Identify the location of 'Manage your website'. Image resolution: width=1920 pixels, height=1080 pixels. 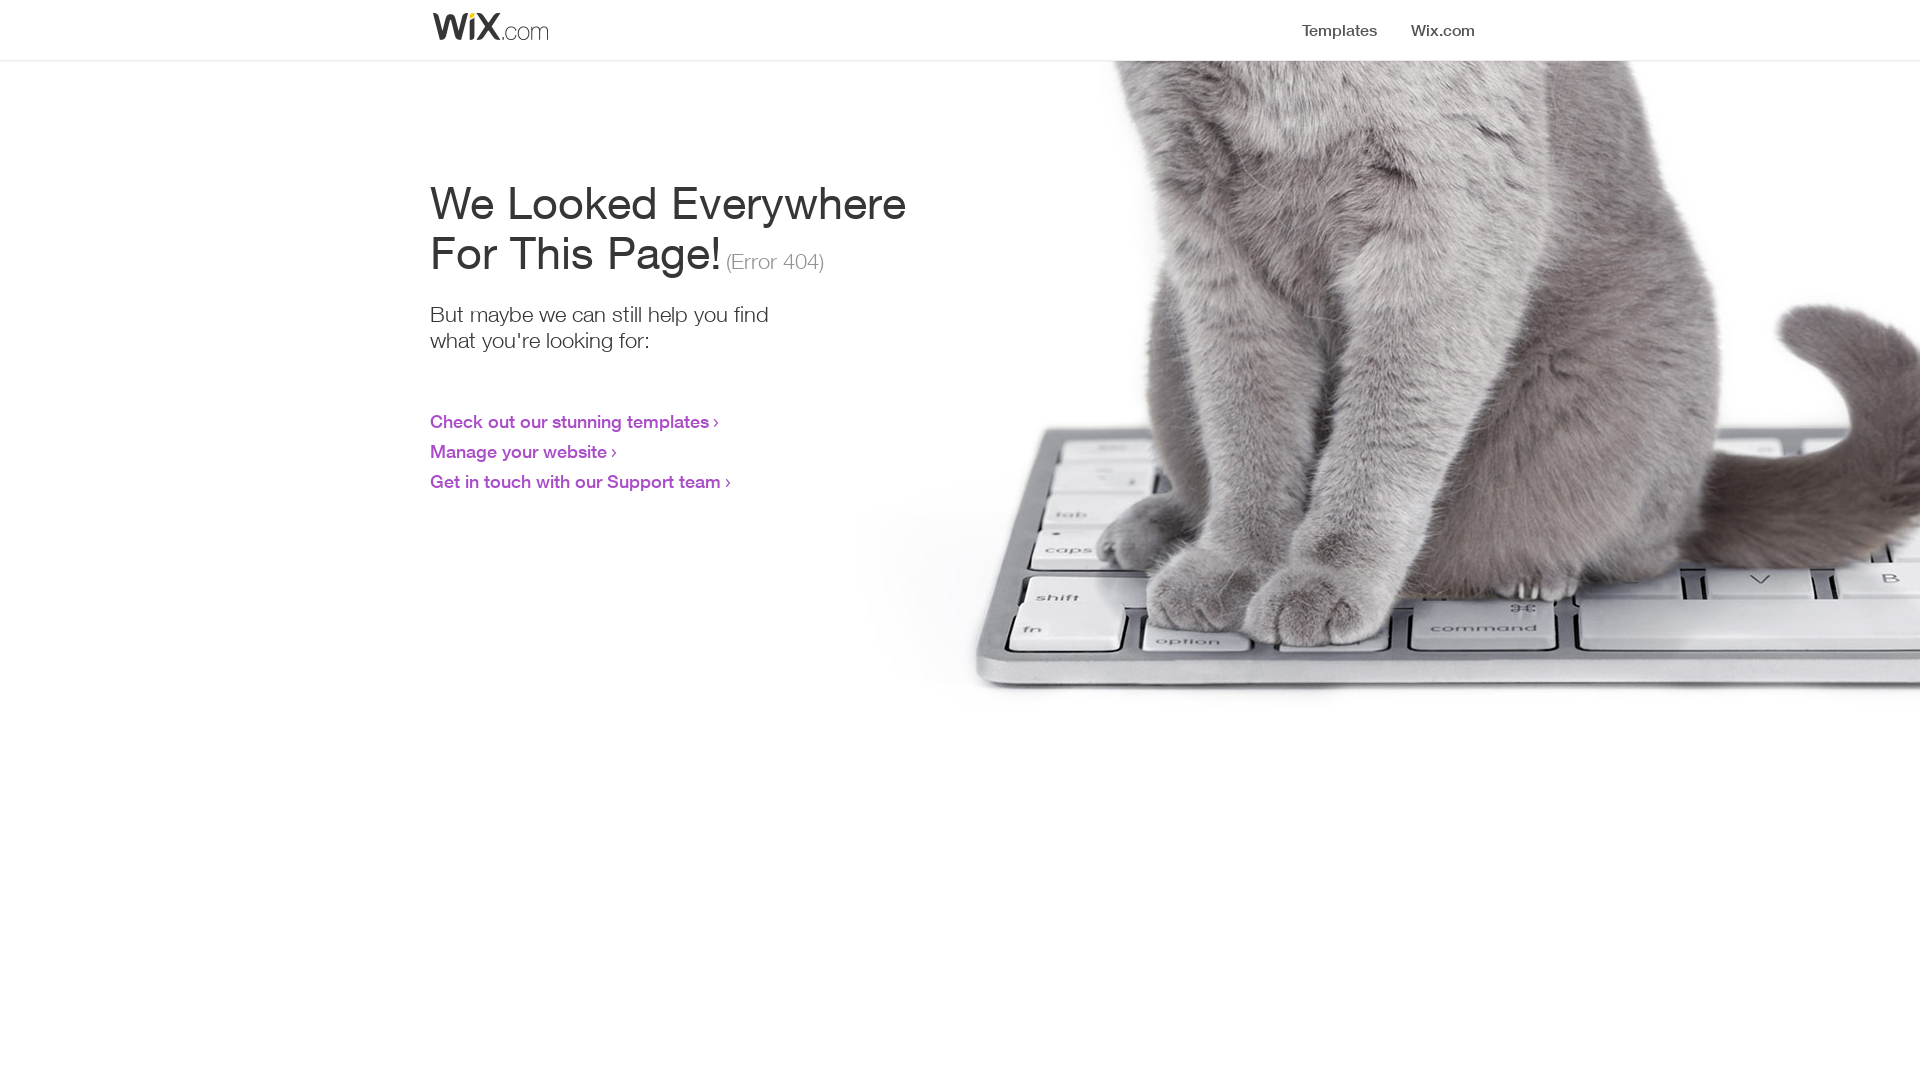
(518, 451).